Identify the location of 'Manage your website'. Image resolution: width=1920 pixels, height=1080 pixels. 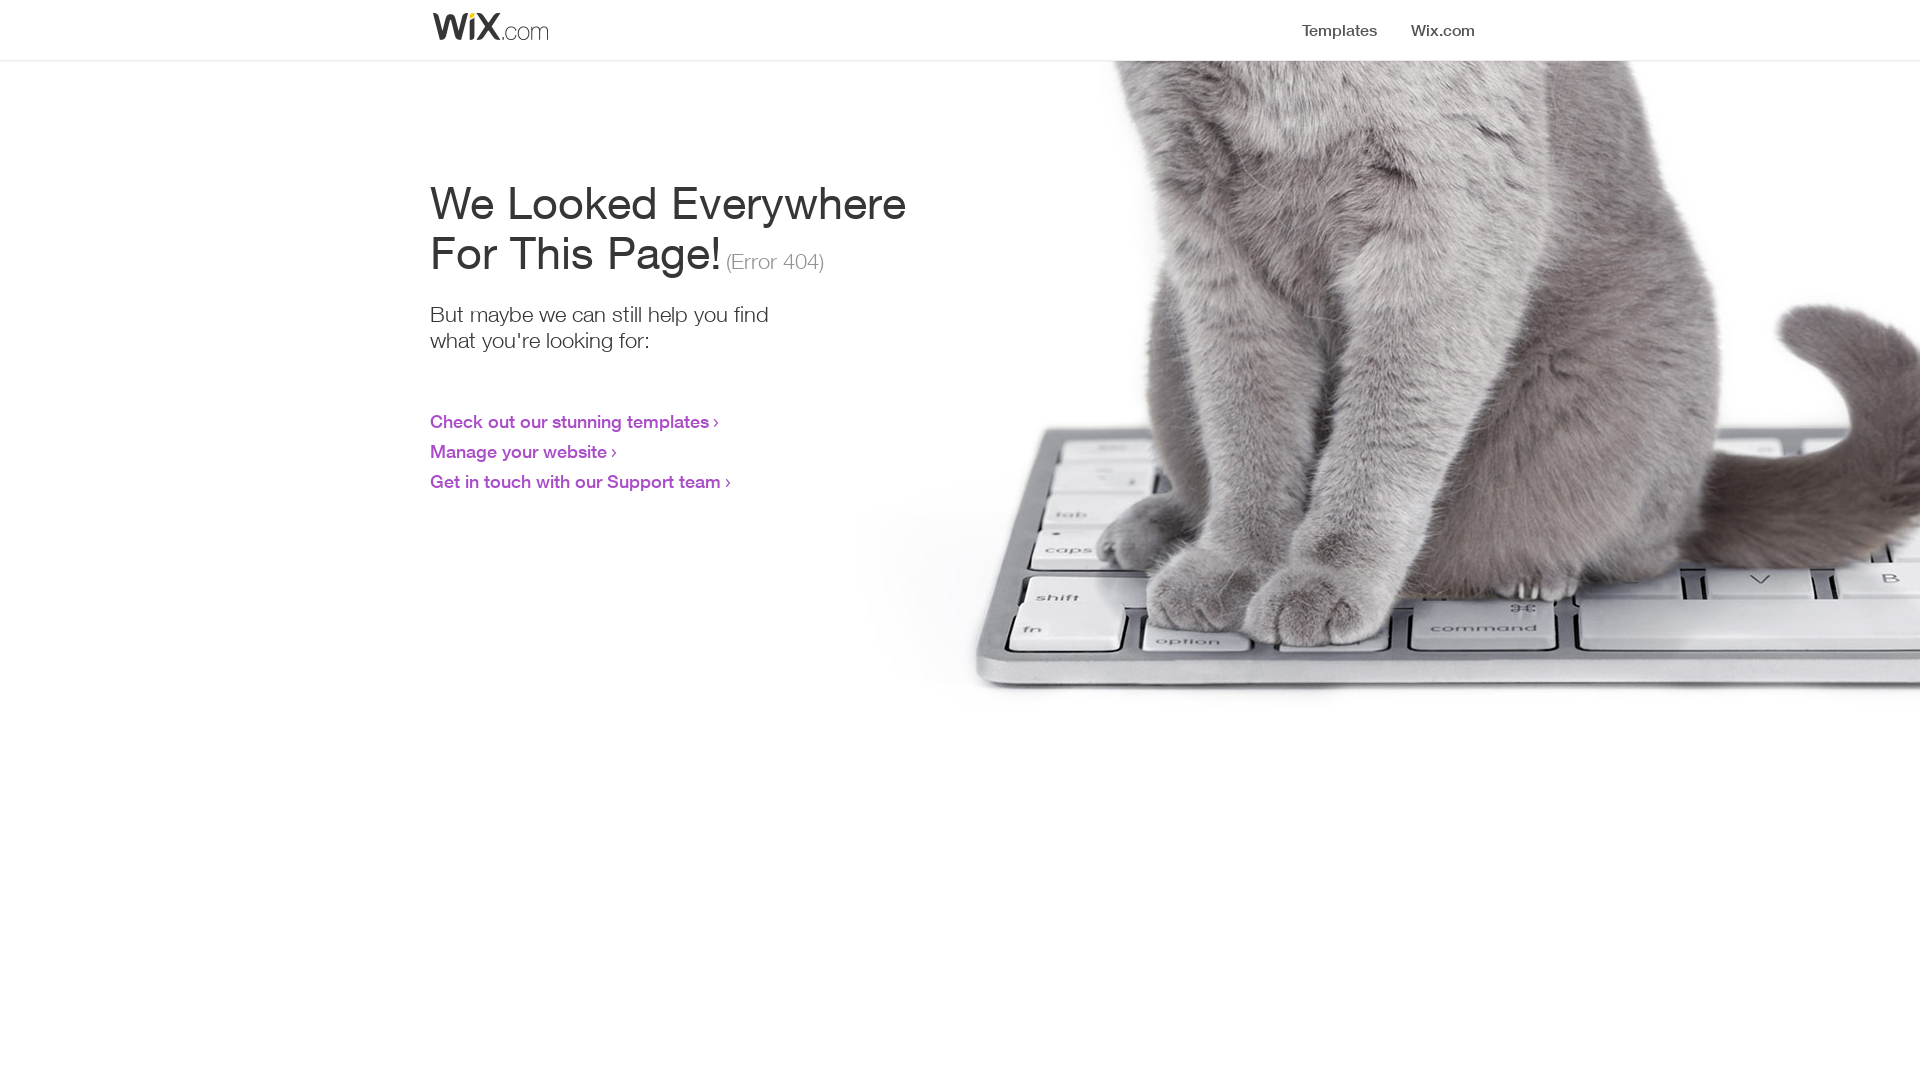
(518, 451).